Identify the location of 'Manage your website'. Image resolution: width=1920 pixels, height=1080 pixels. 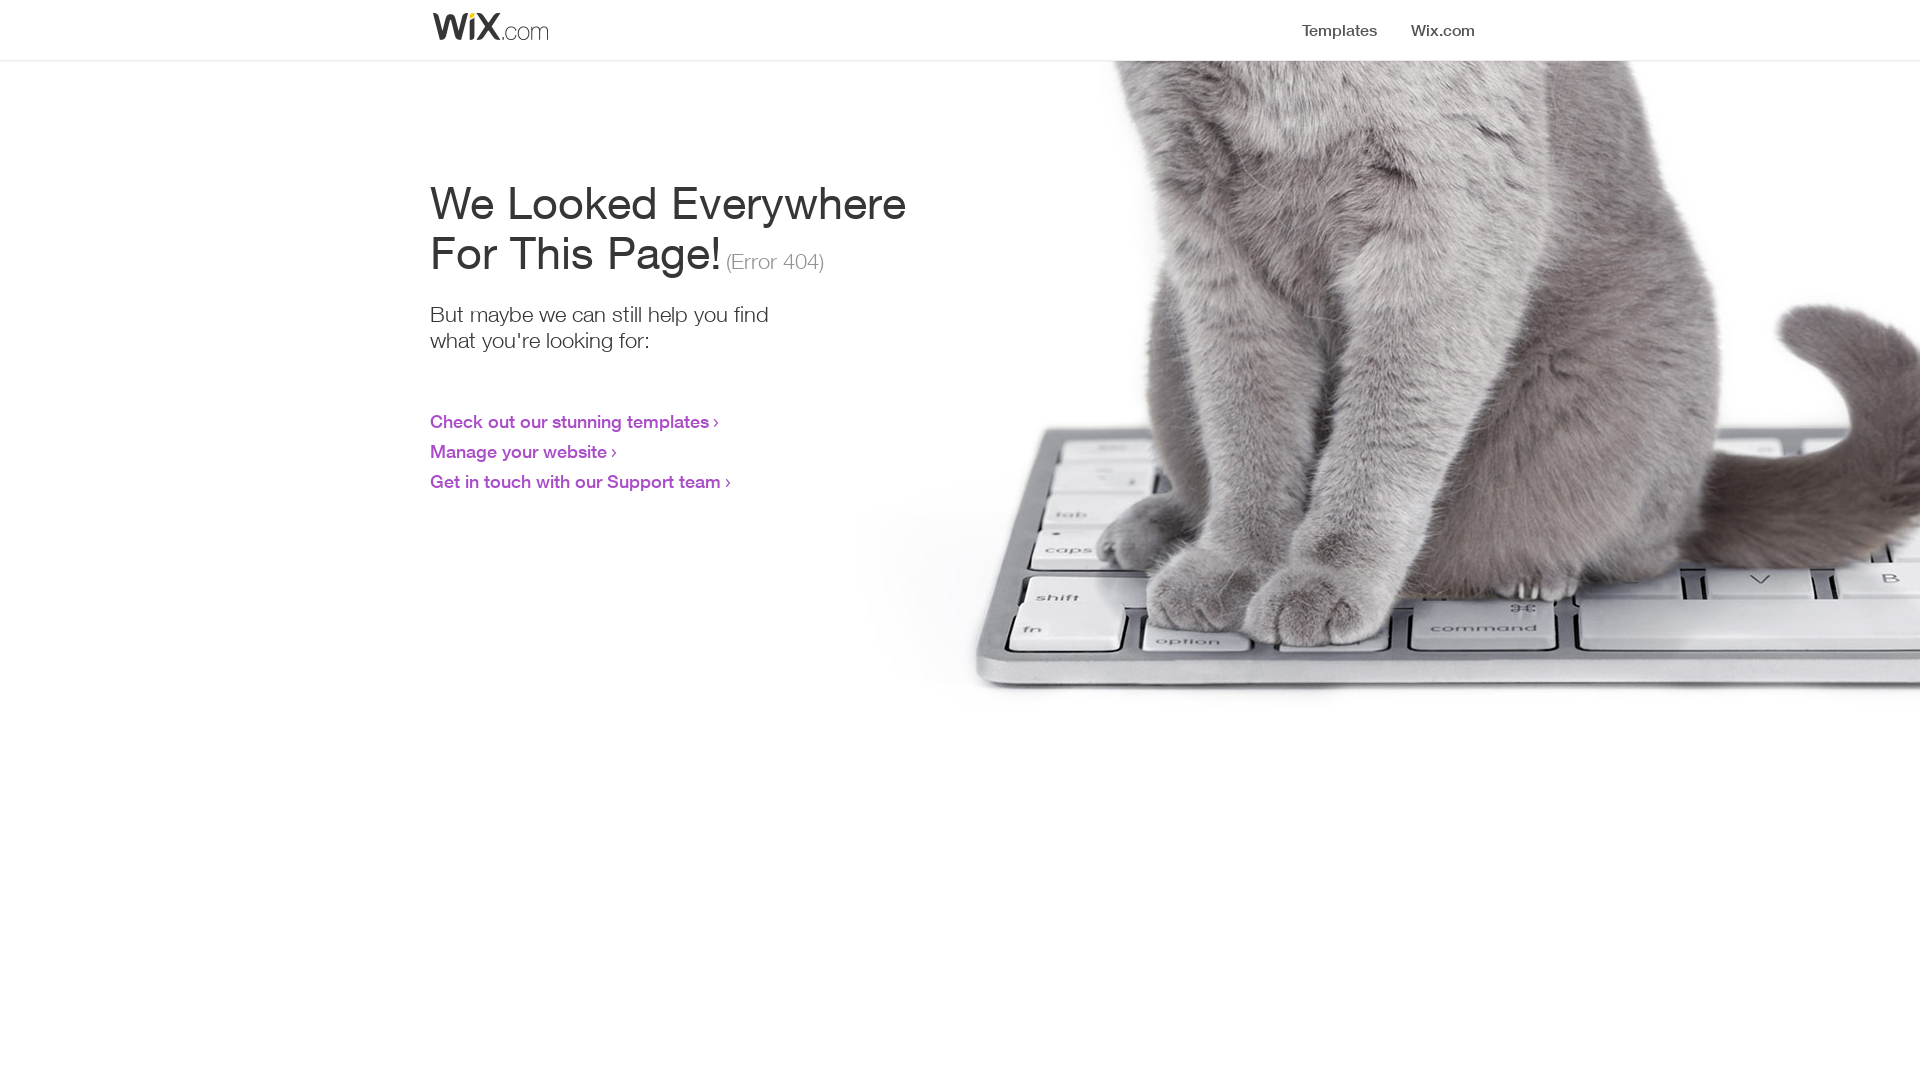
(518, 451).